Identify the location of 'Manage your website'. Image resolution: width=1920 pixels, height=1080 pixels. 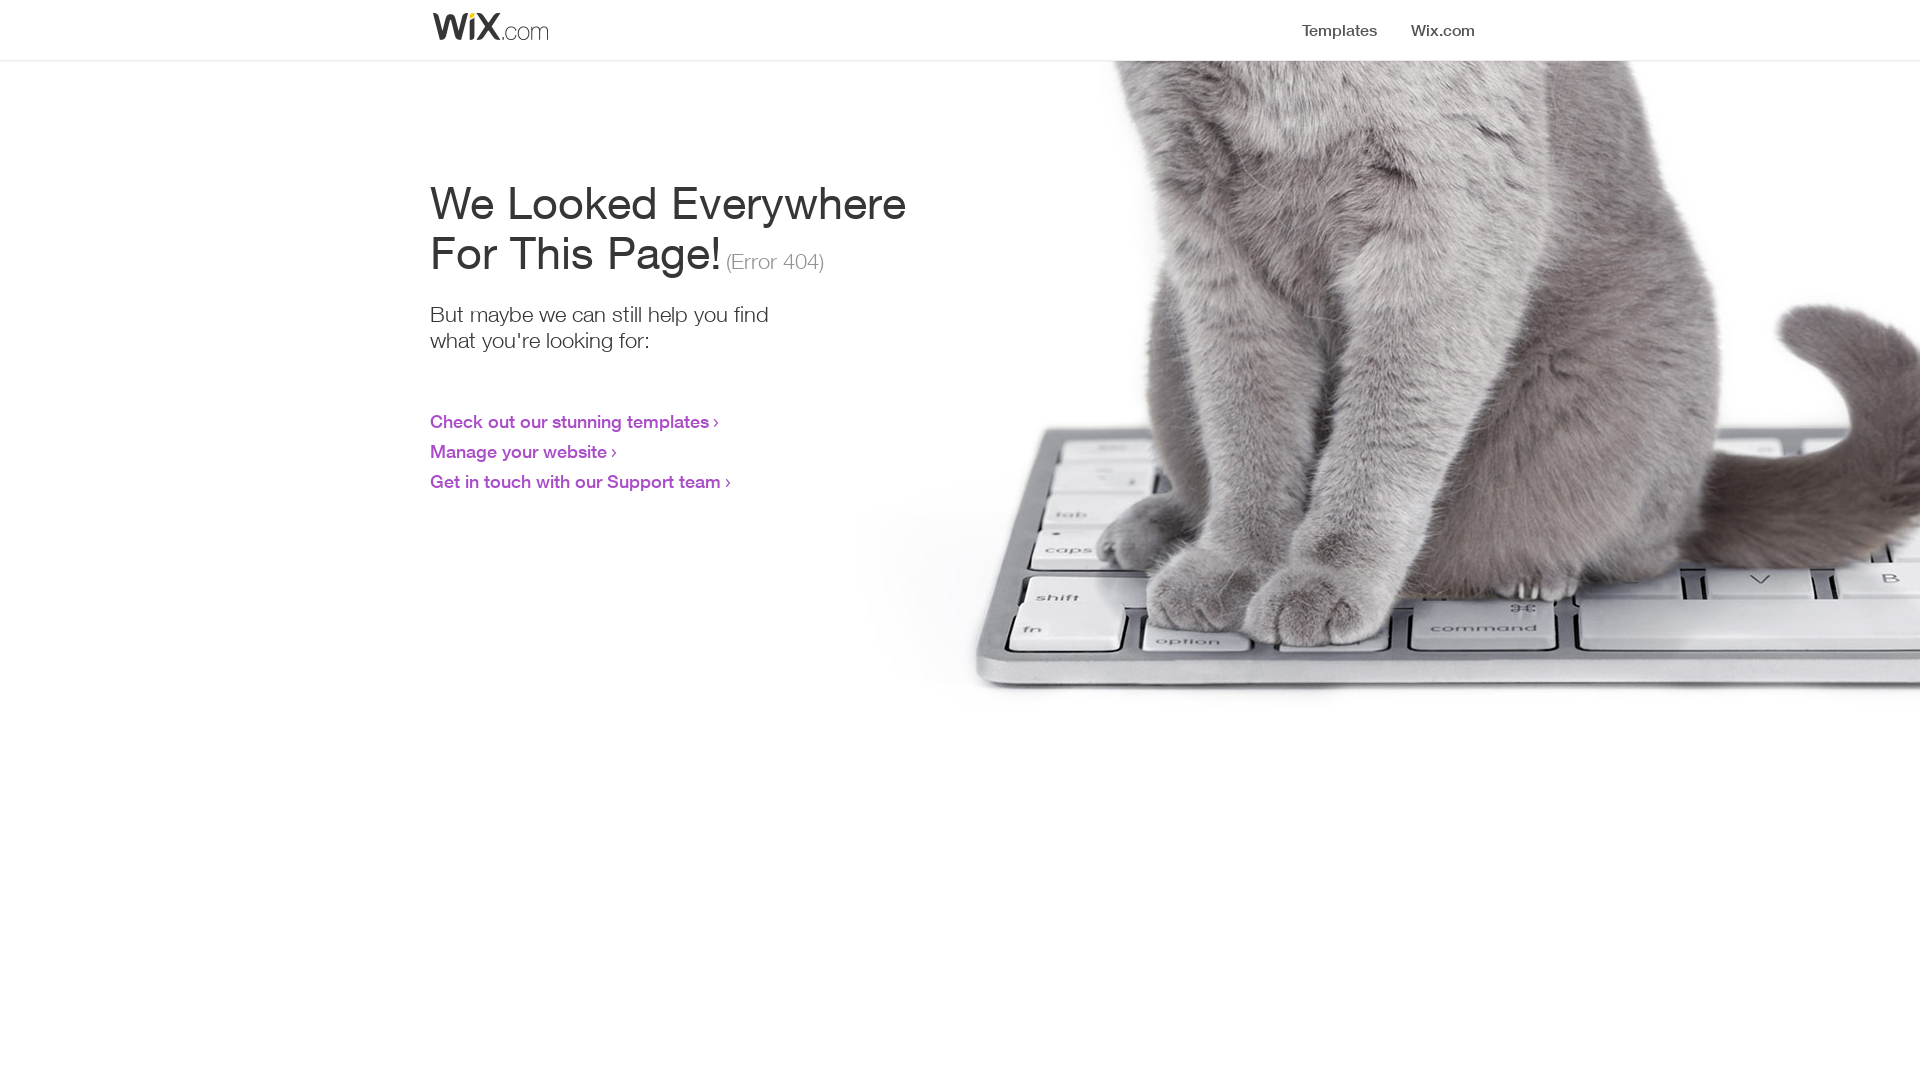
(518, 451).